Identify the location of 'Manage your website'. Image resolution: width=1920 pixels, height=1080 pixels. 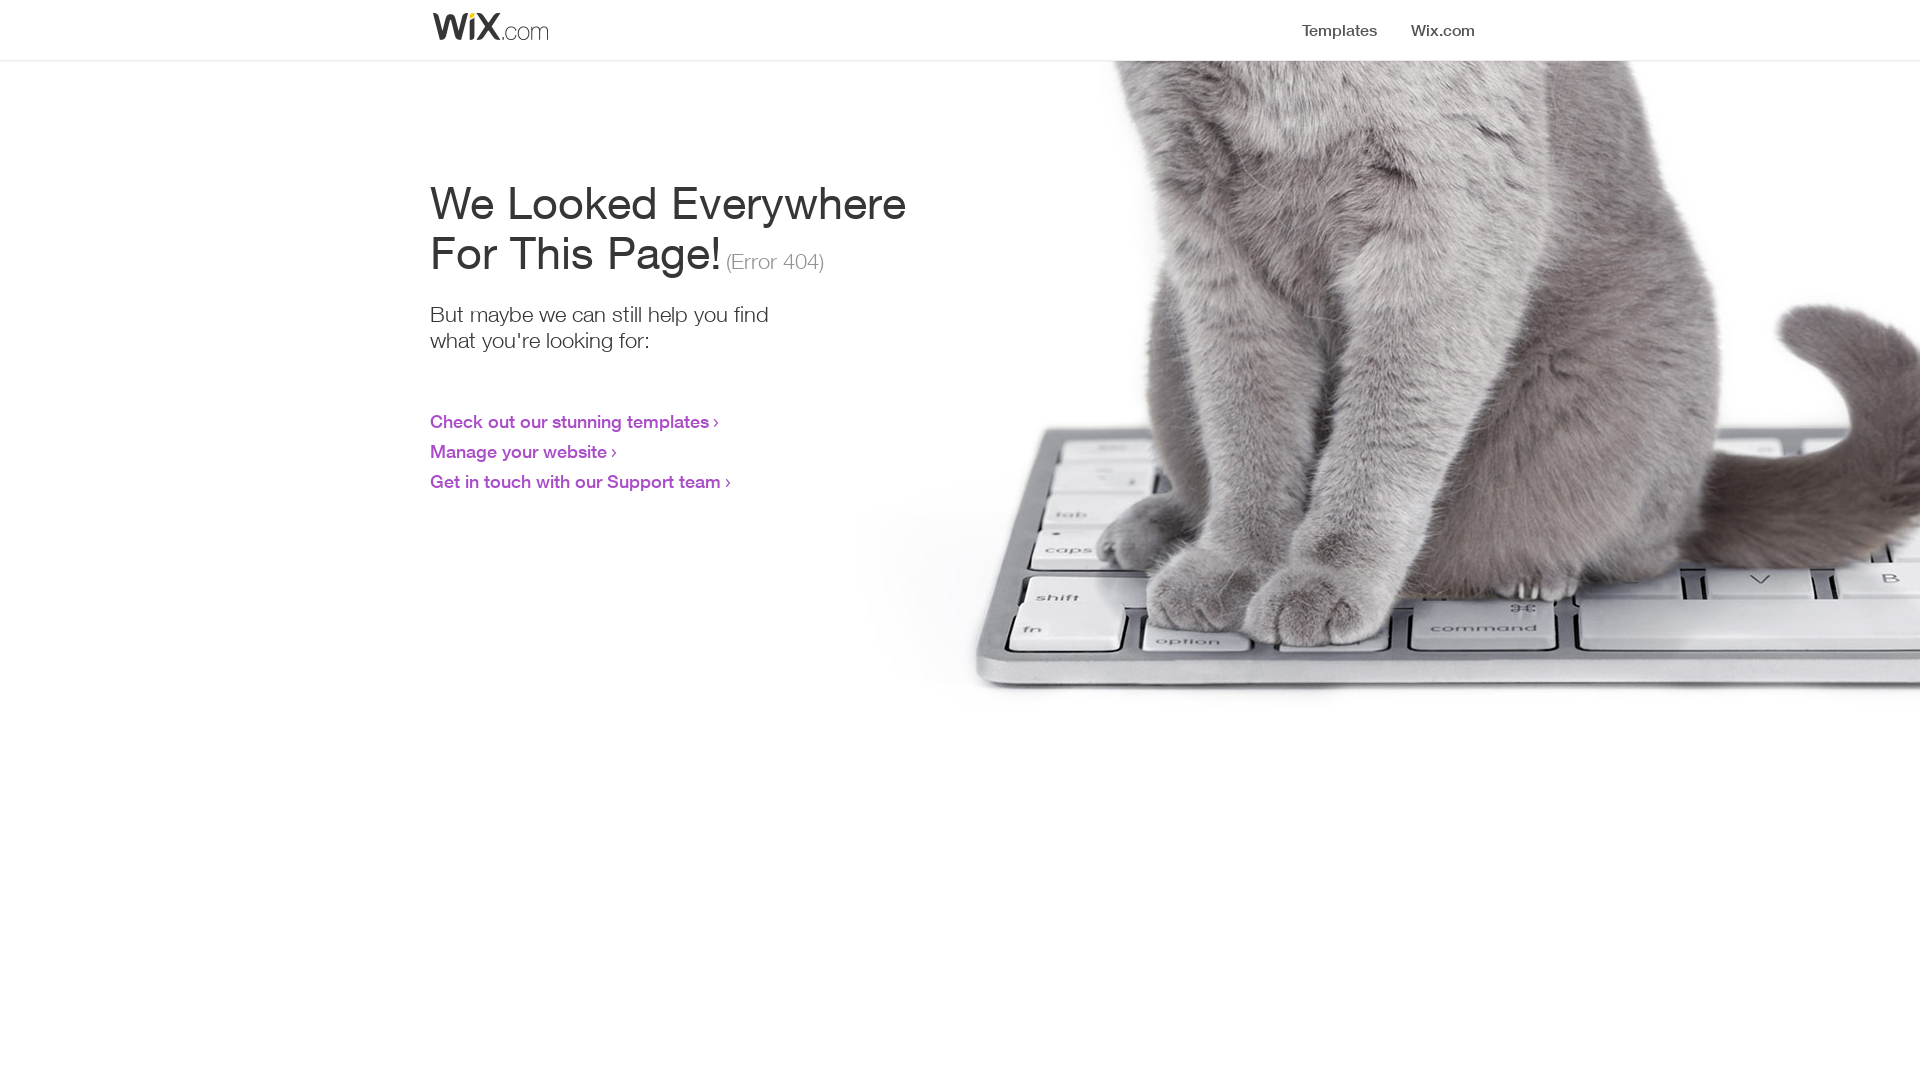
(518, 451).